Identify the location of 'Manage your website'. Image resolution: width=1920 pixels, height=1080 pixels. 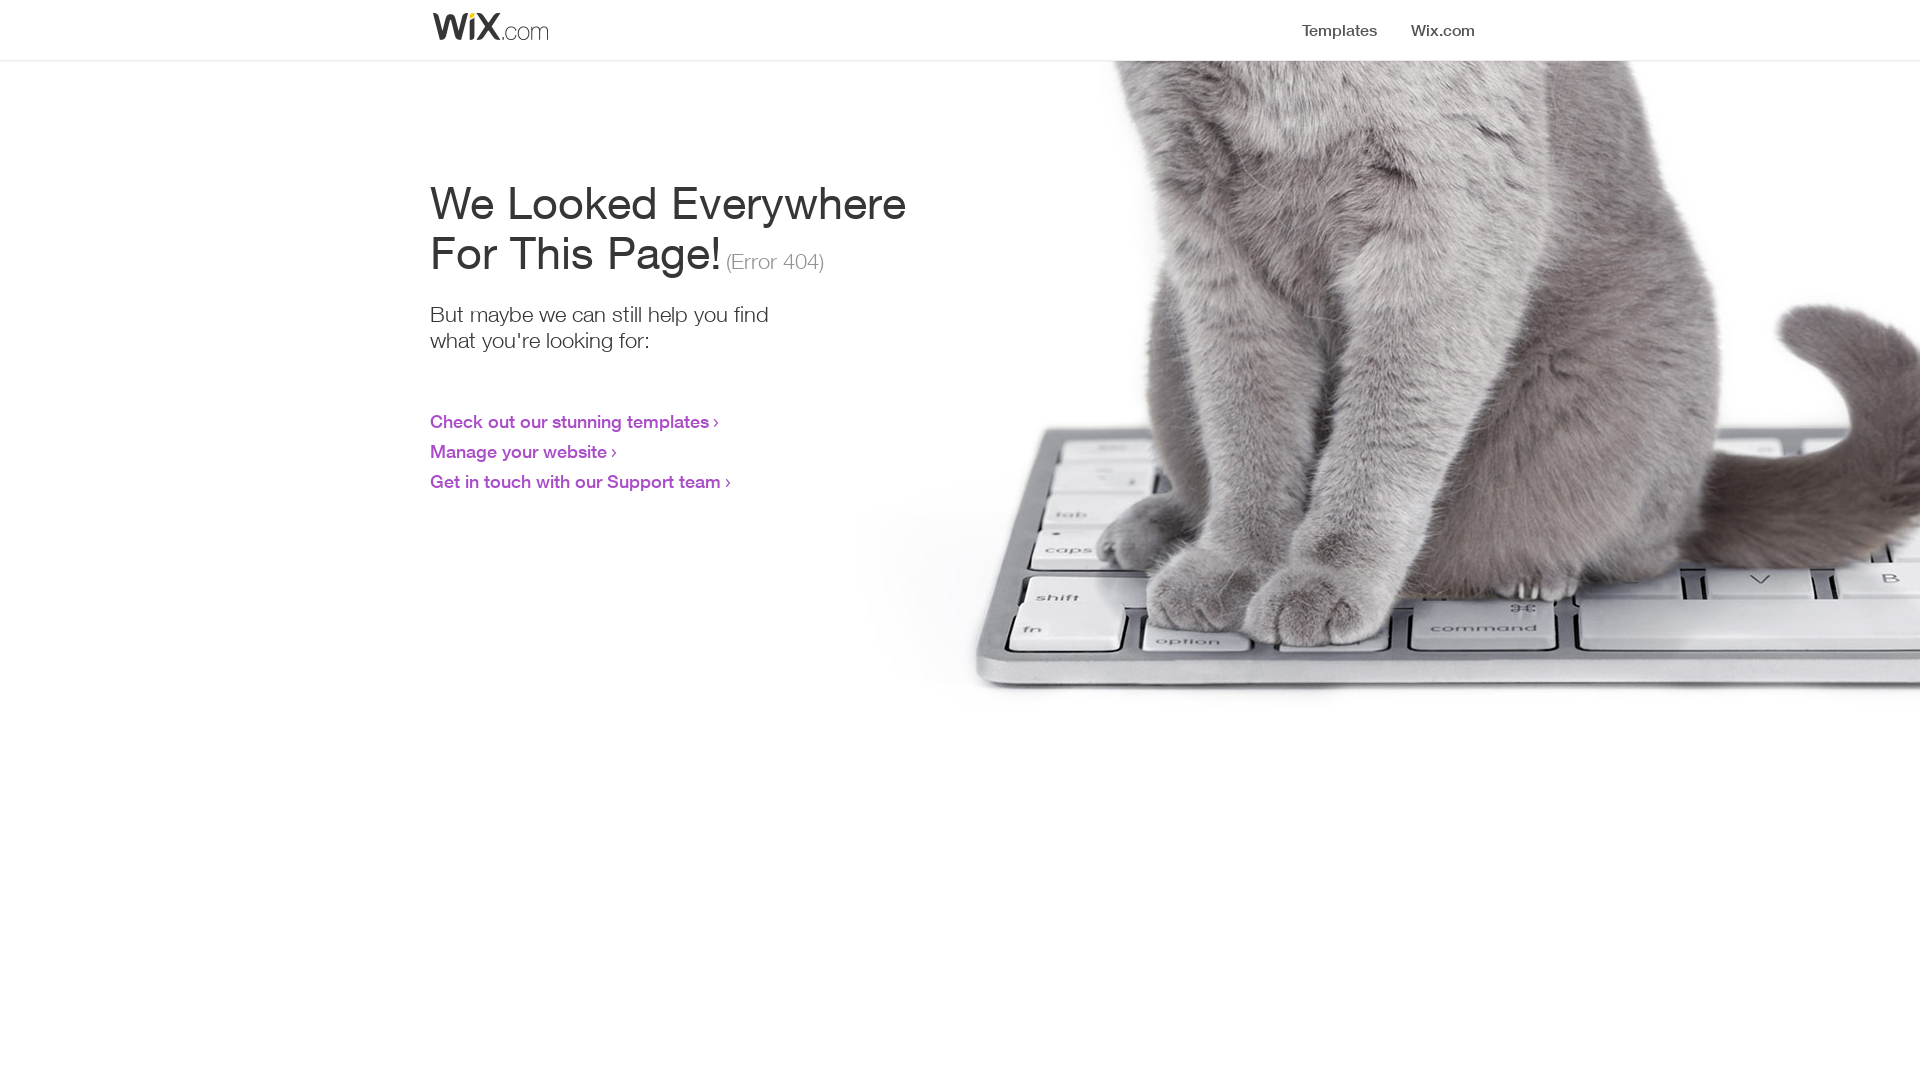
(518, 451).